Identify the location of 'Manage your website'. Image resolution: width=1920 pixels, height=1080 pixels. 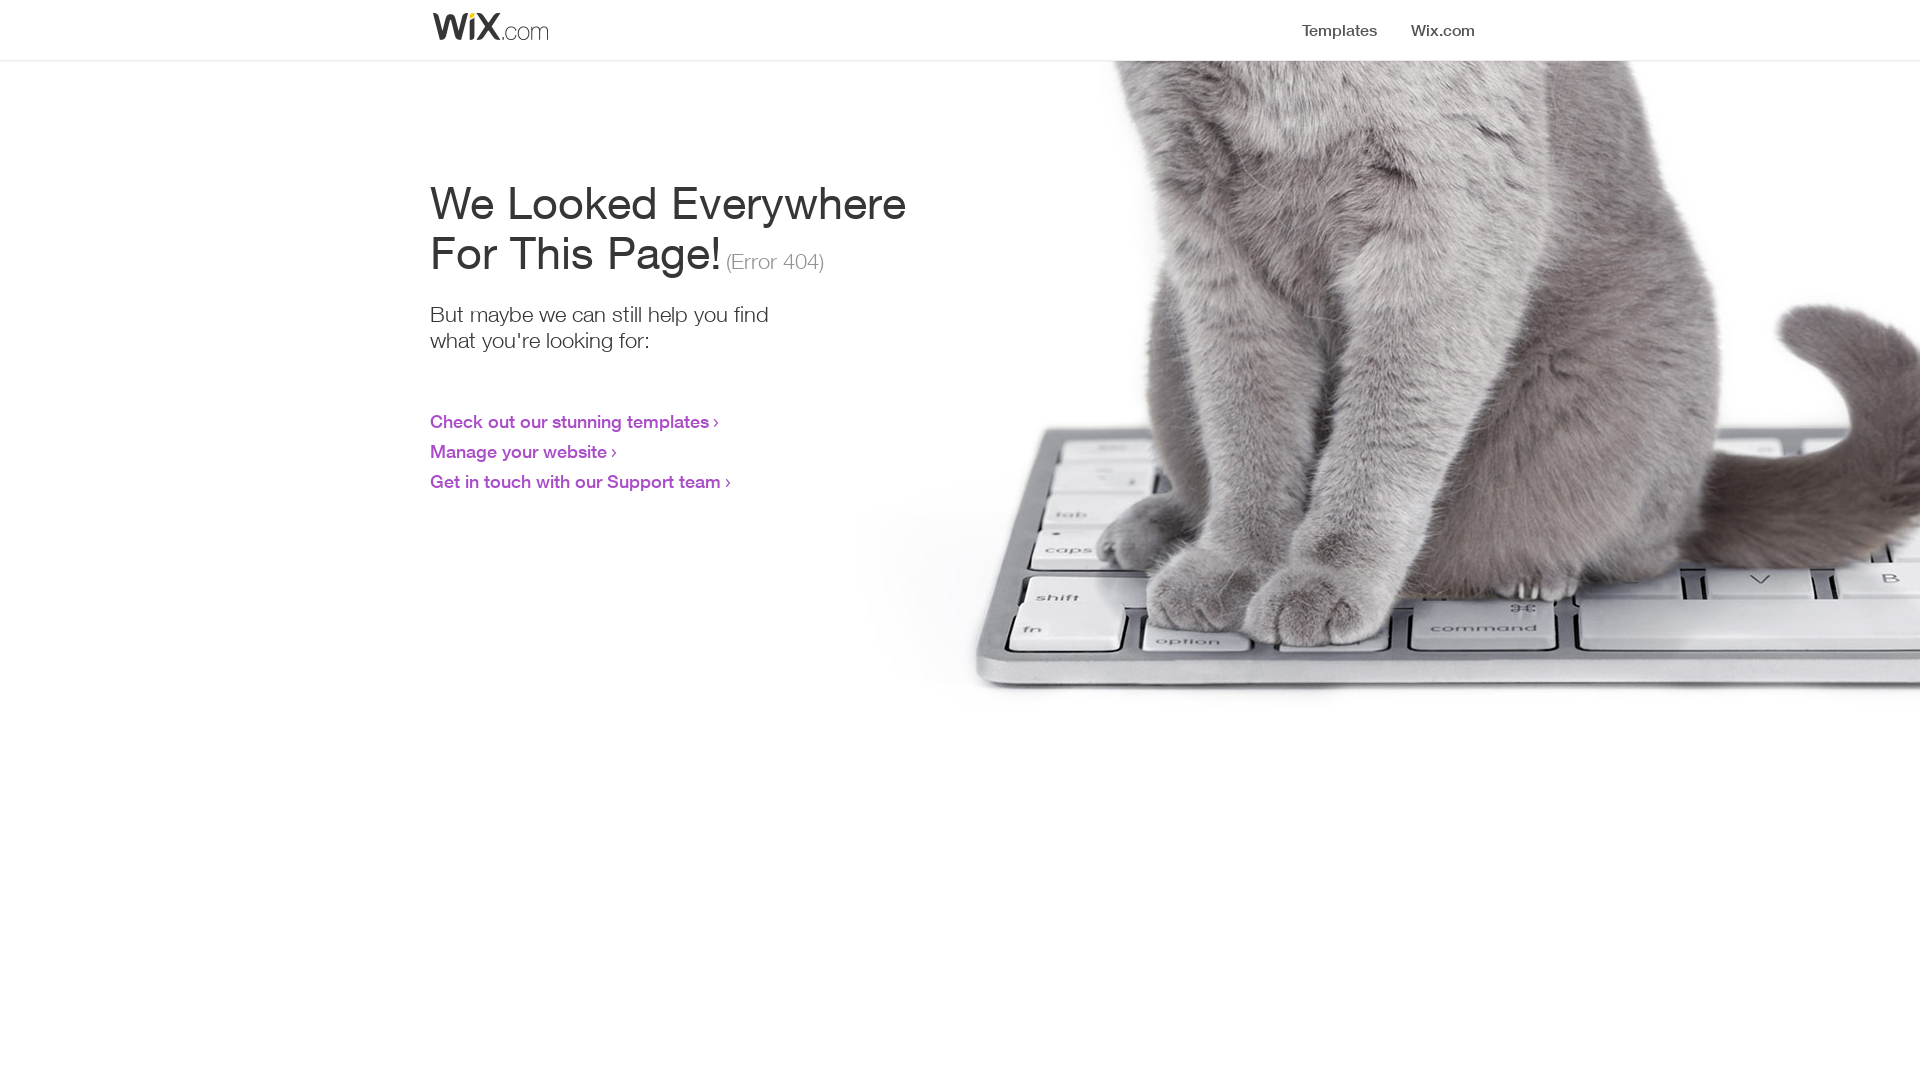
(518, 451).